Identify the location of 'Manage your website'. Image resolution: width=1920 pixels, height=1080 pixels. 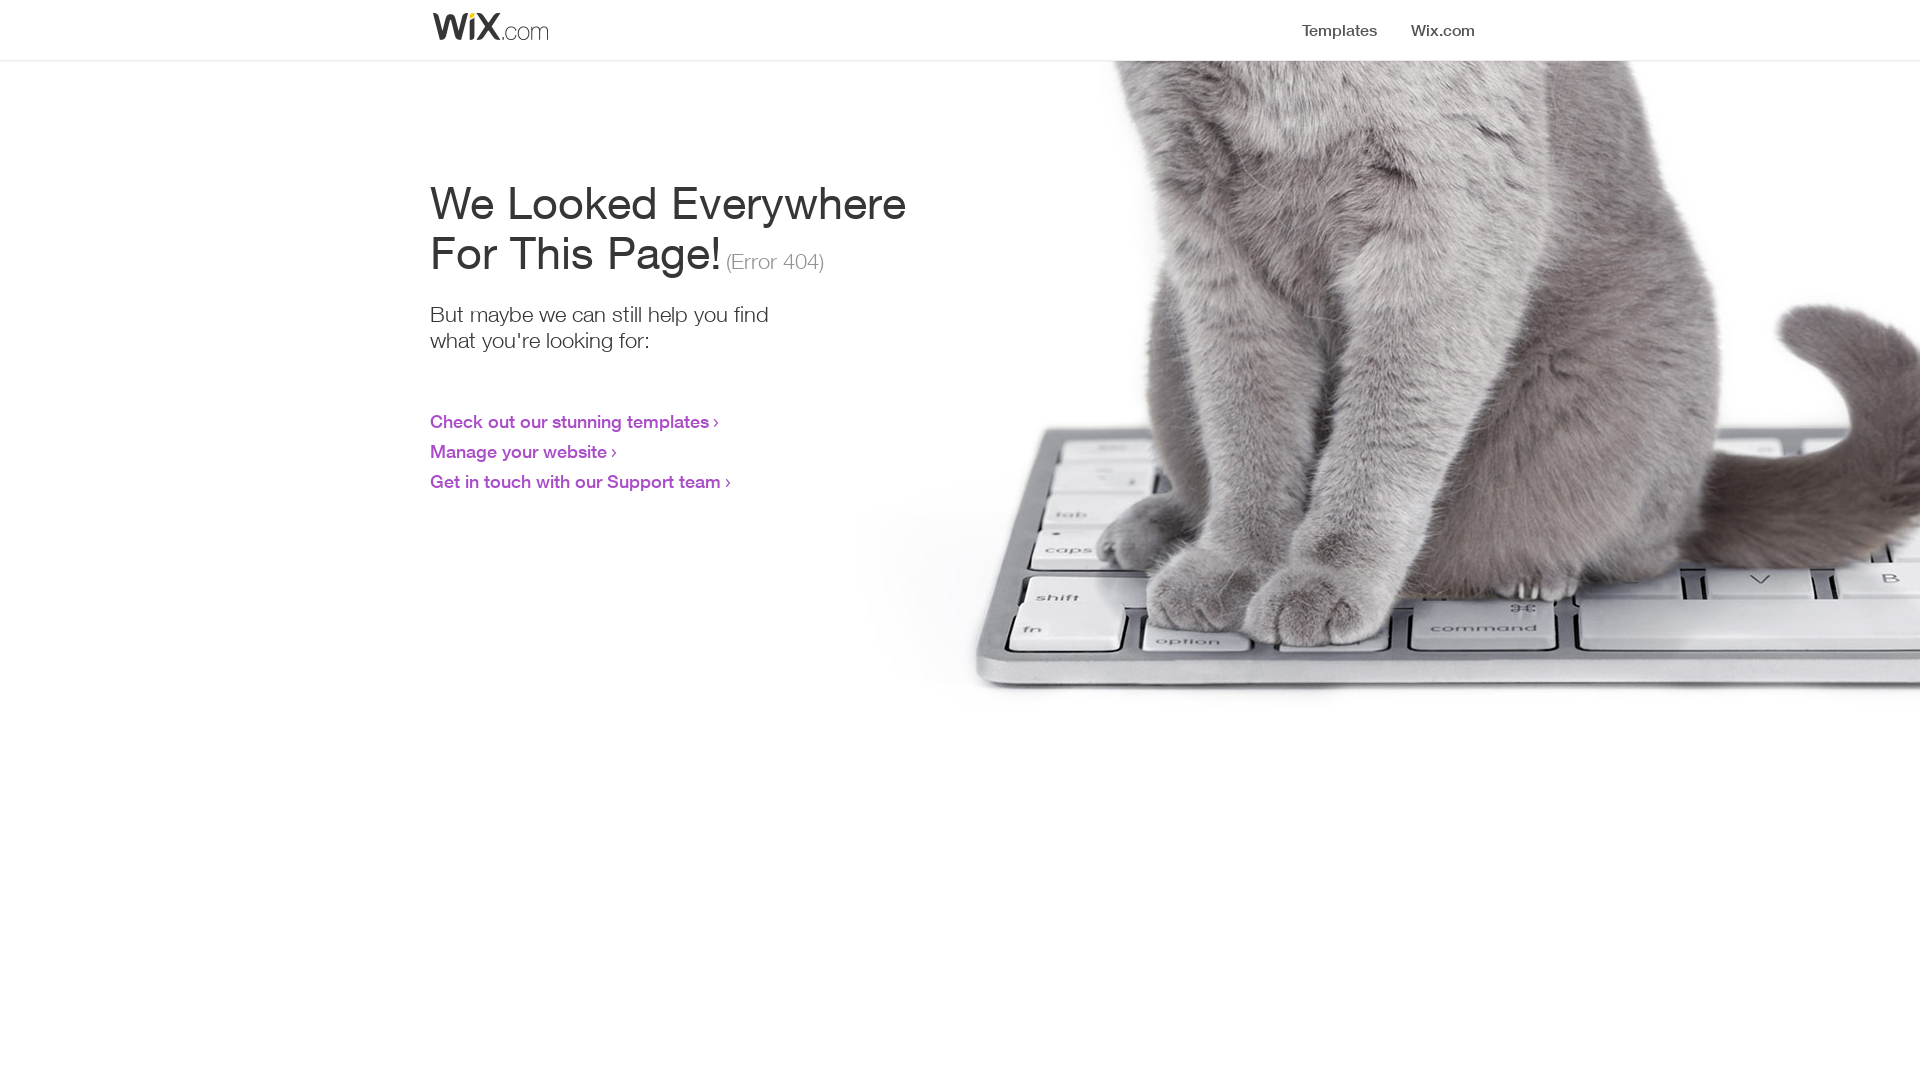
(518, 451).